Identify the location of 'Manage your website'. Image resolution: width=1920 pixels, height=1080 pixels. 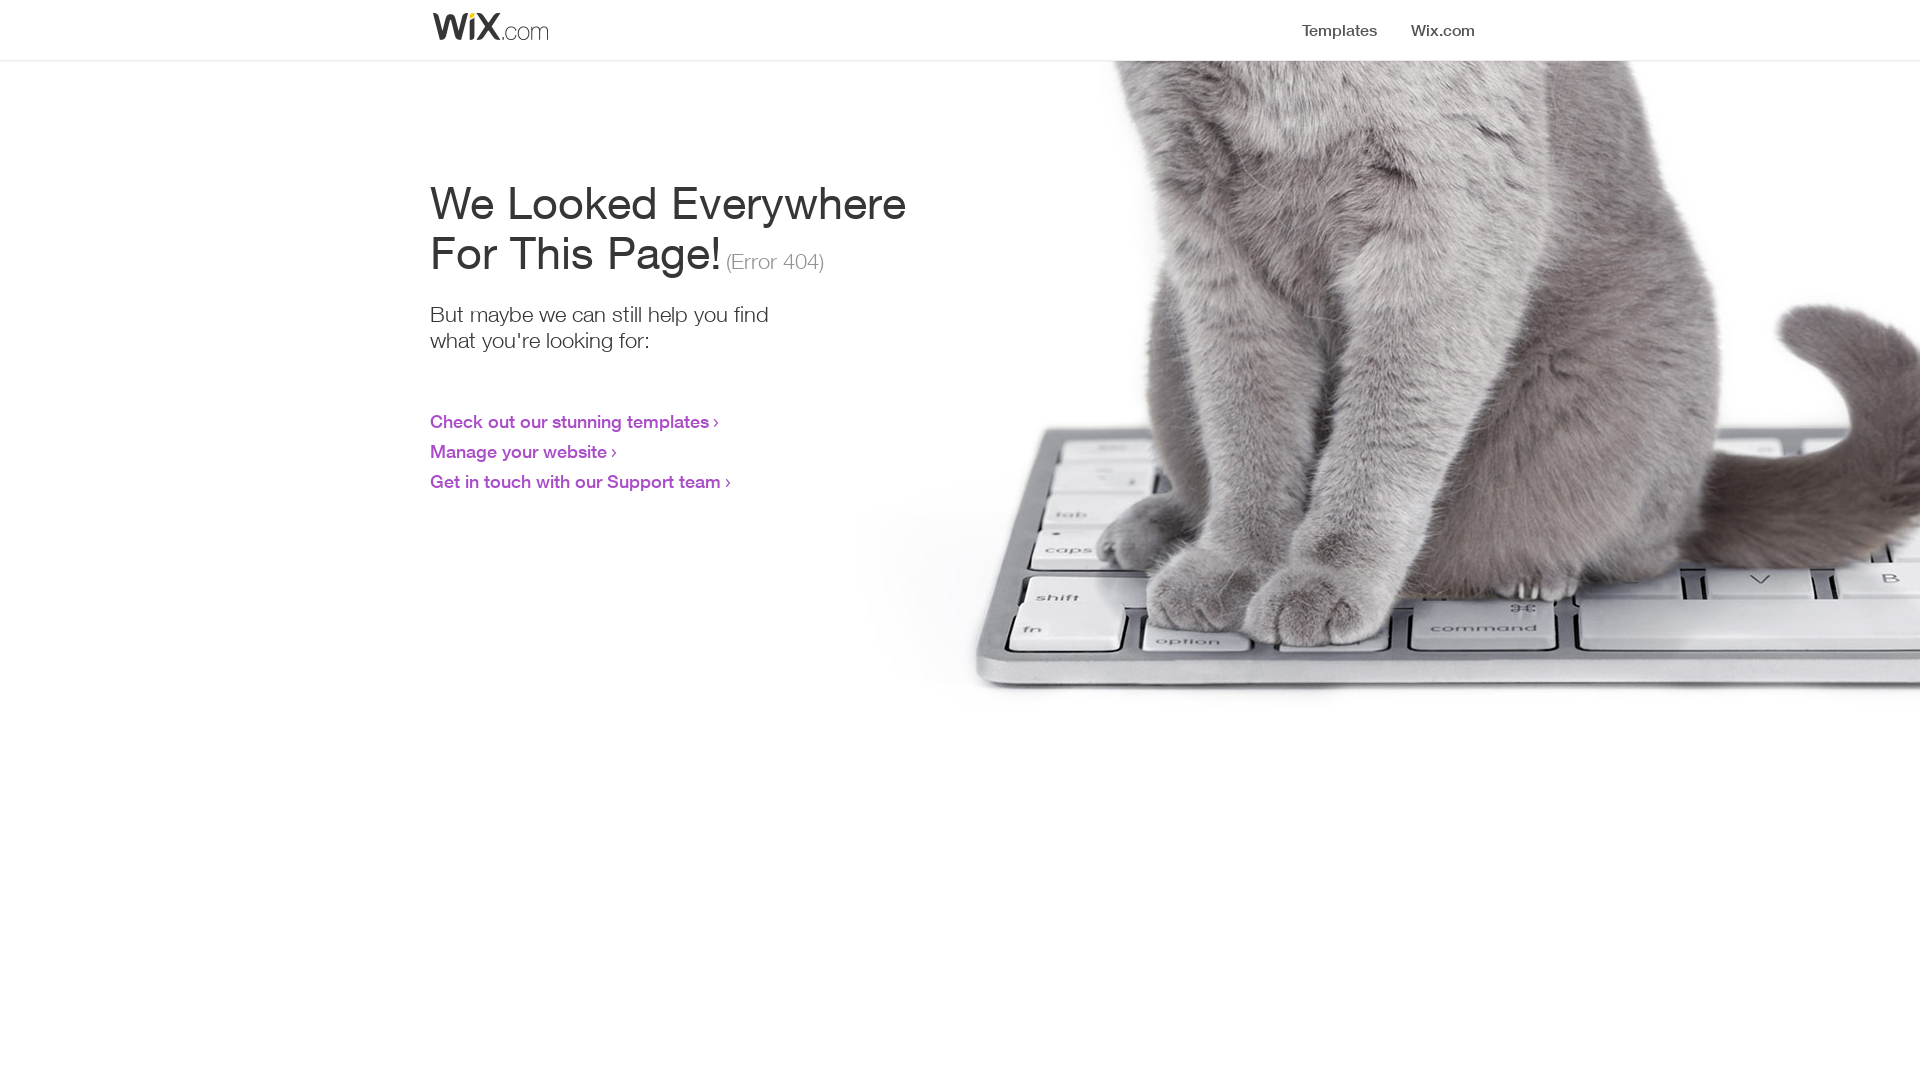
(518, 451).